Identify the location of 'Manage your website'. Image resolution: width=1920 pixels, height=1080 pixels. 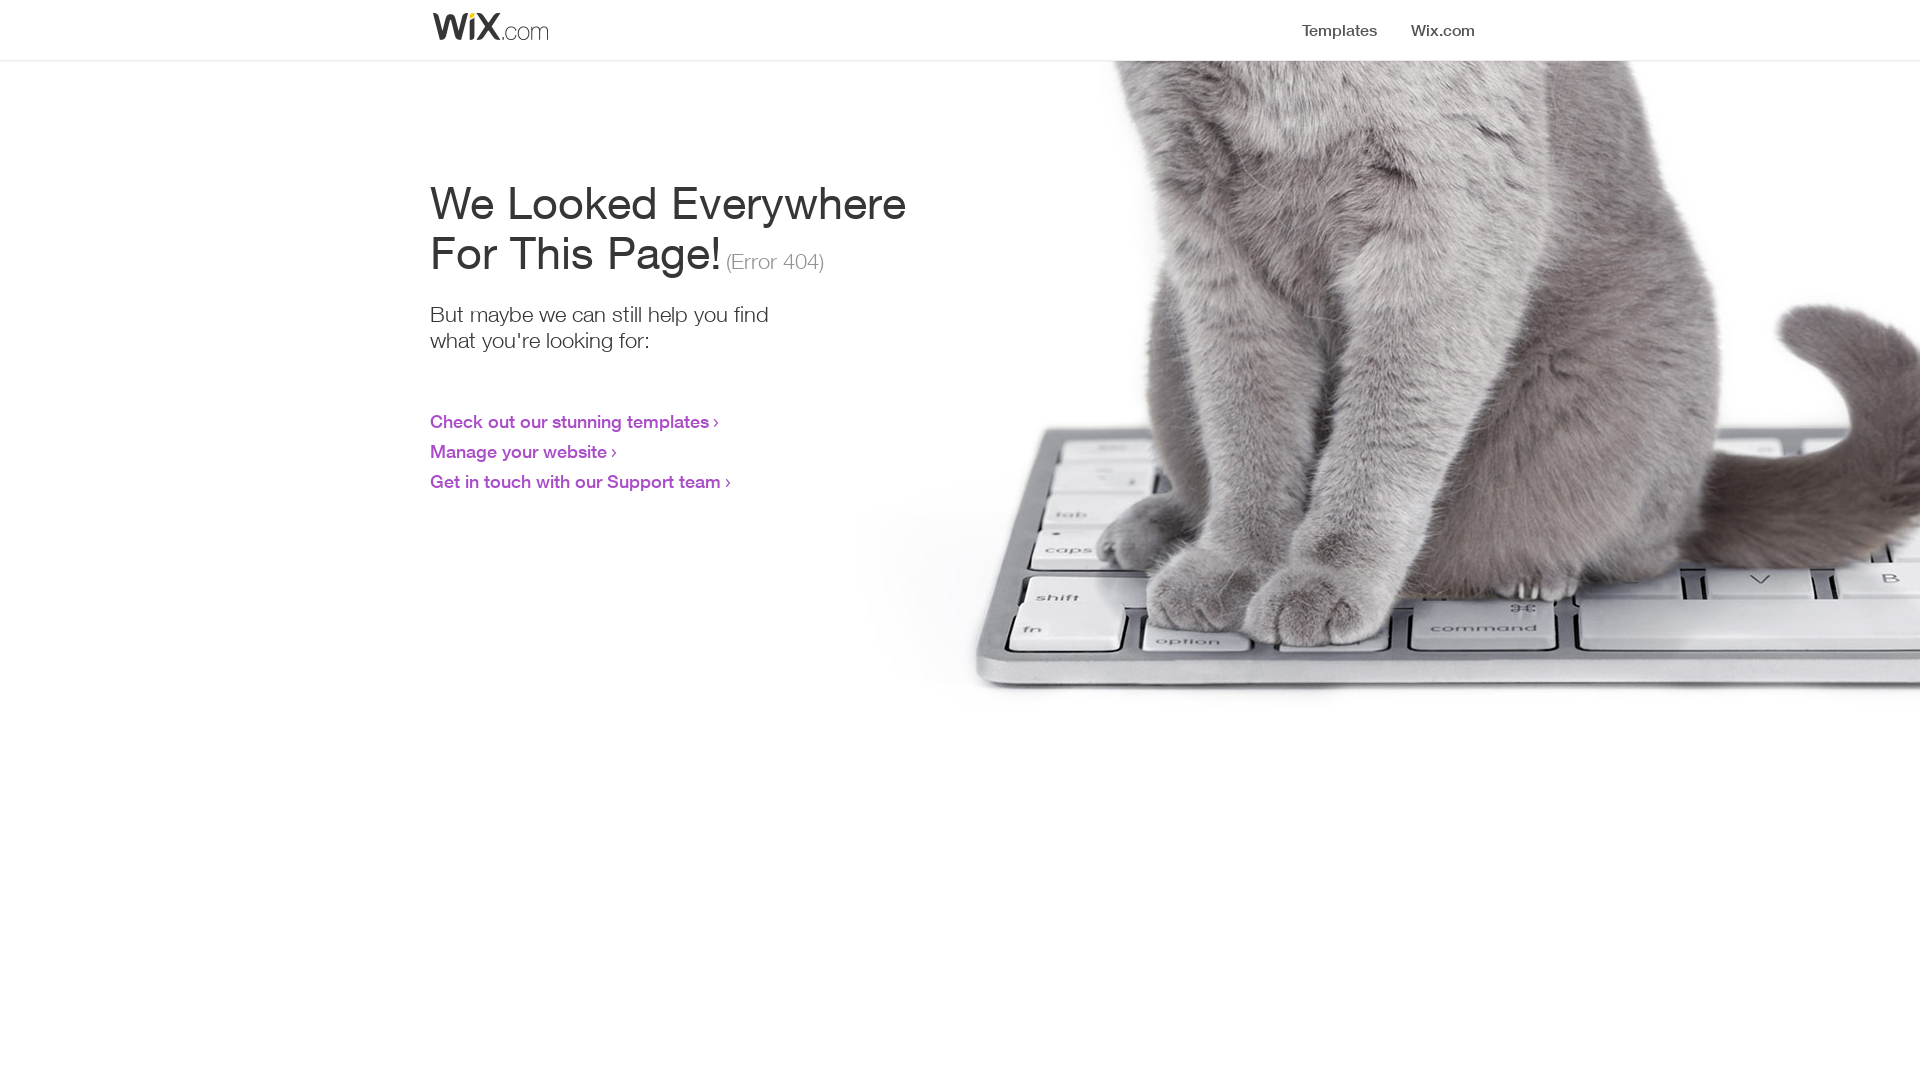
(518, 451).